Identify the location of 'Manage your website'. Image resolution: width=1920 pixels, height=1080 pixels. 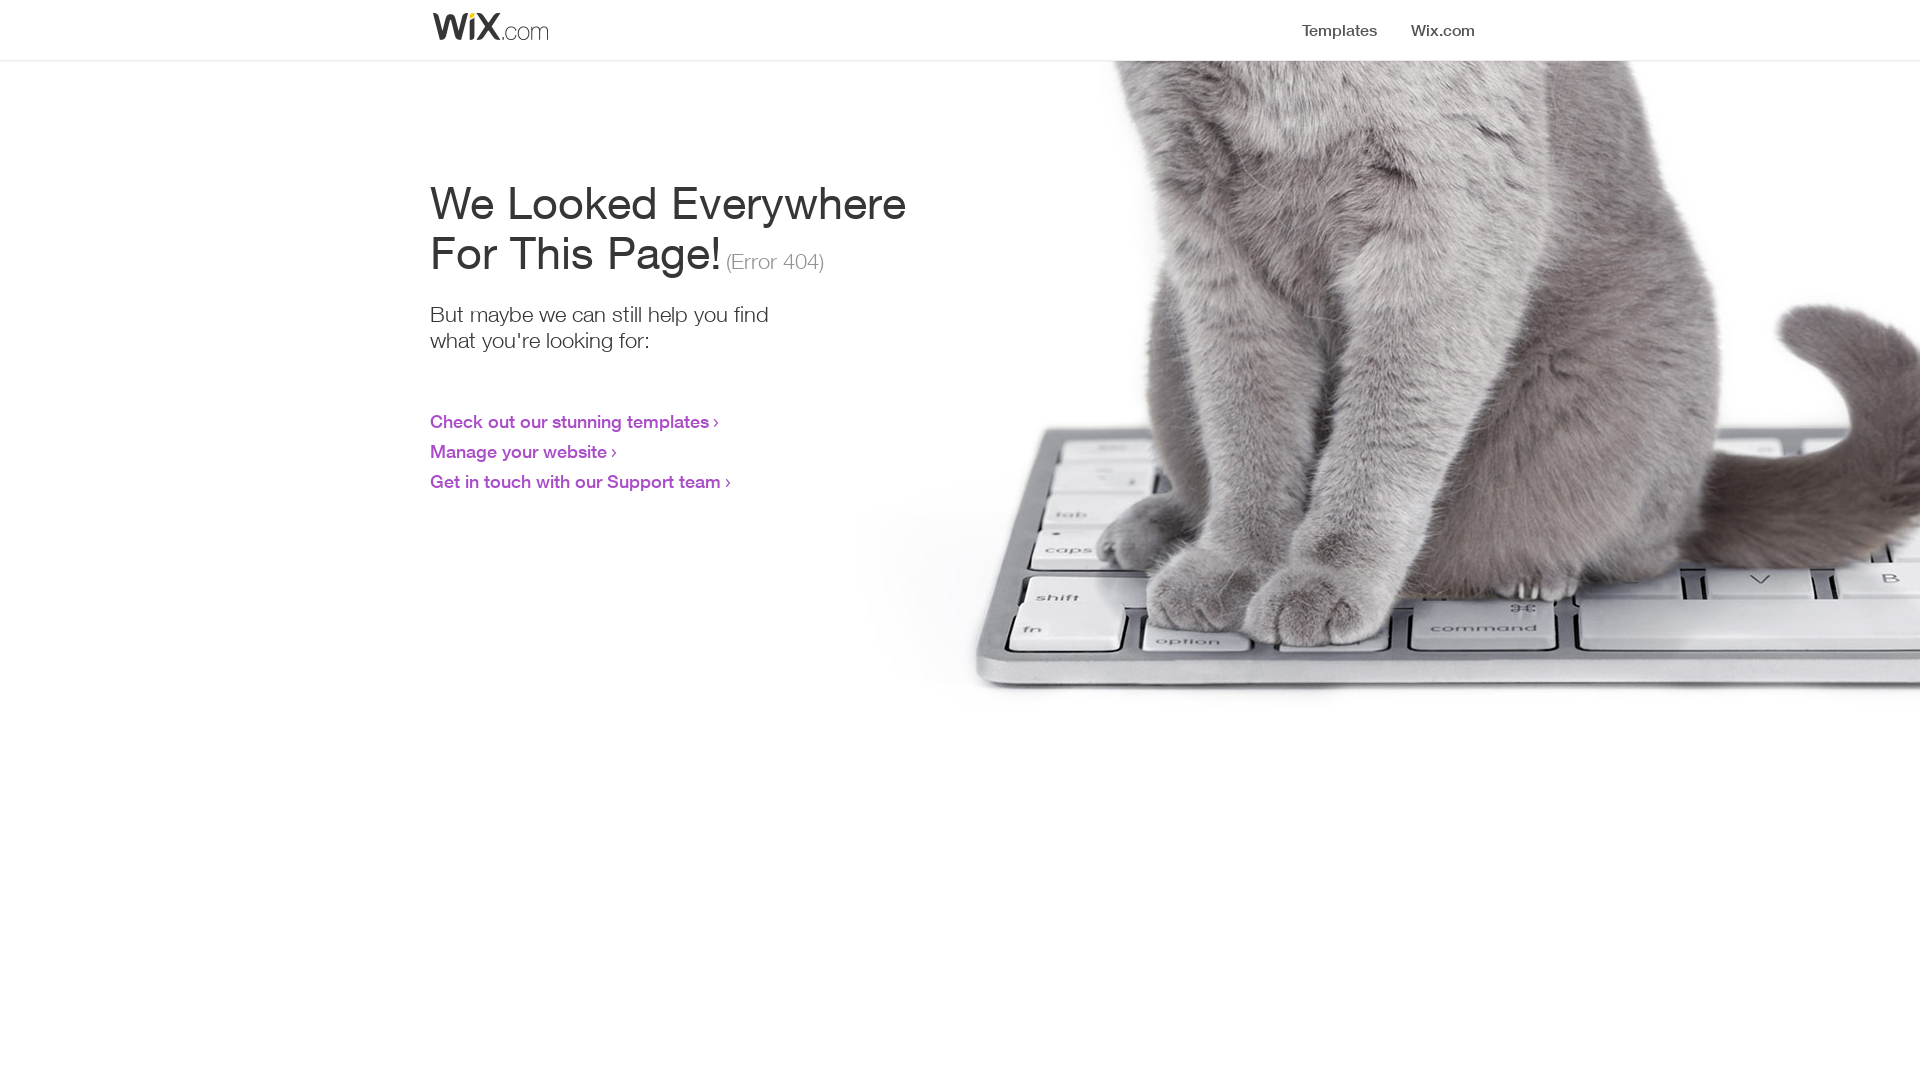
(518, 451).